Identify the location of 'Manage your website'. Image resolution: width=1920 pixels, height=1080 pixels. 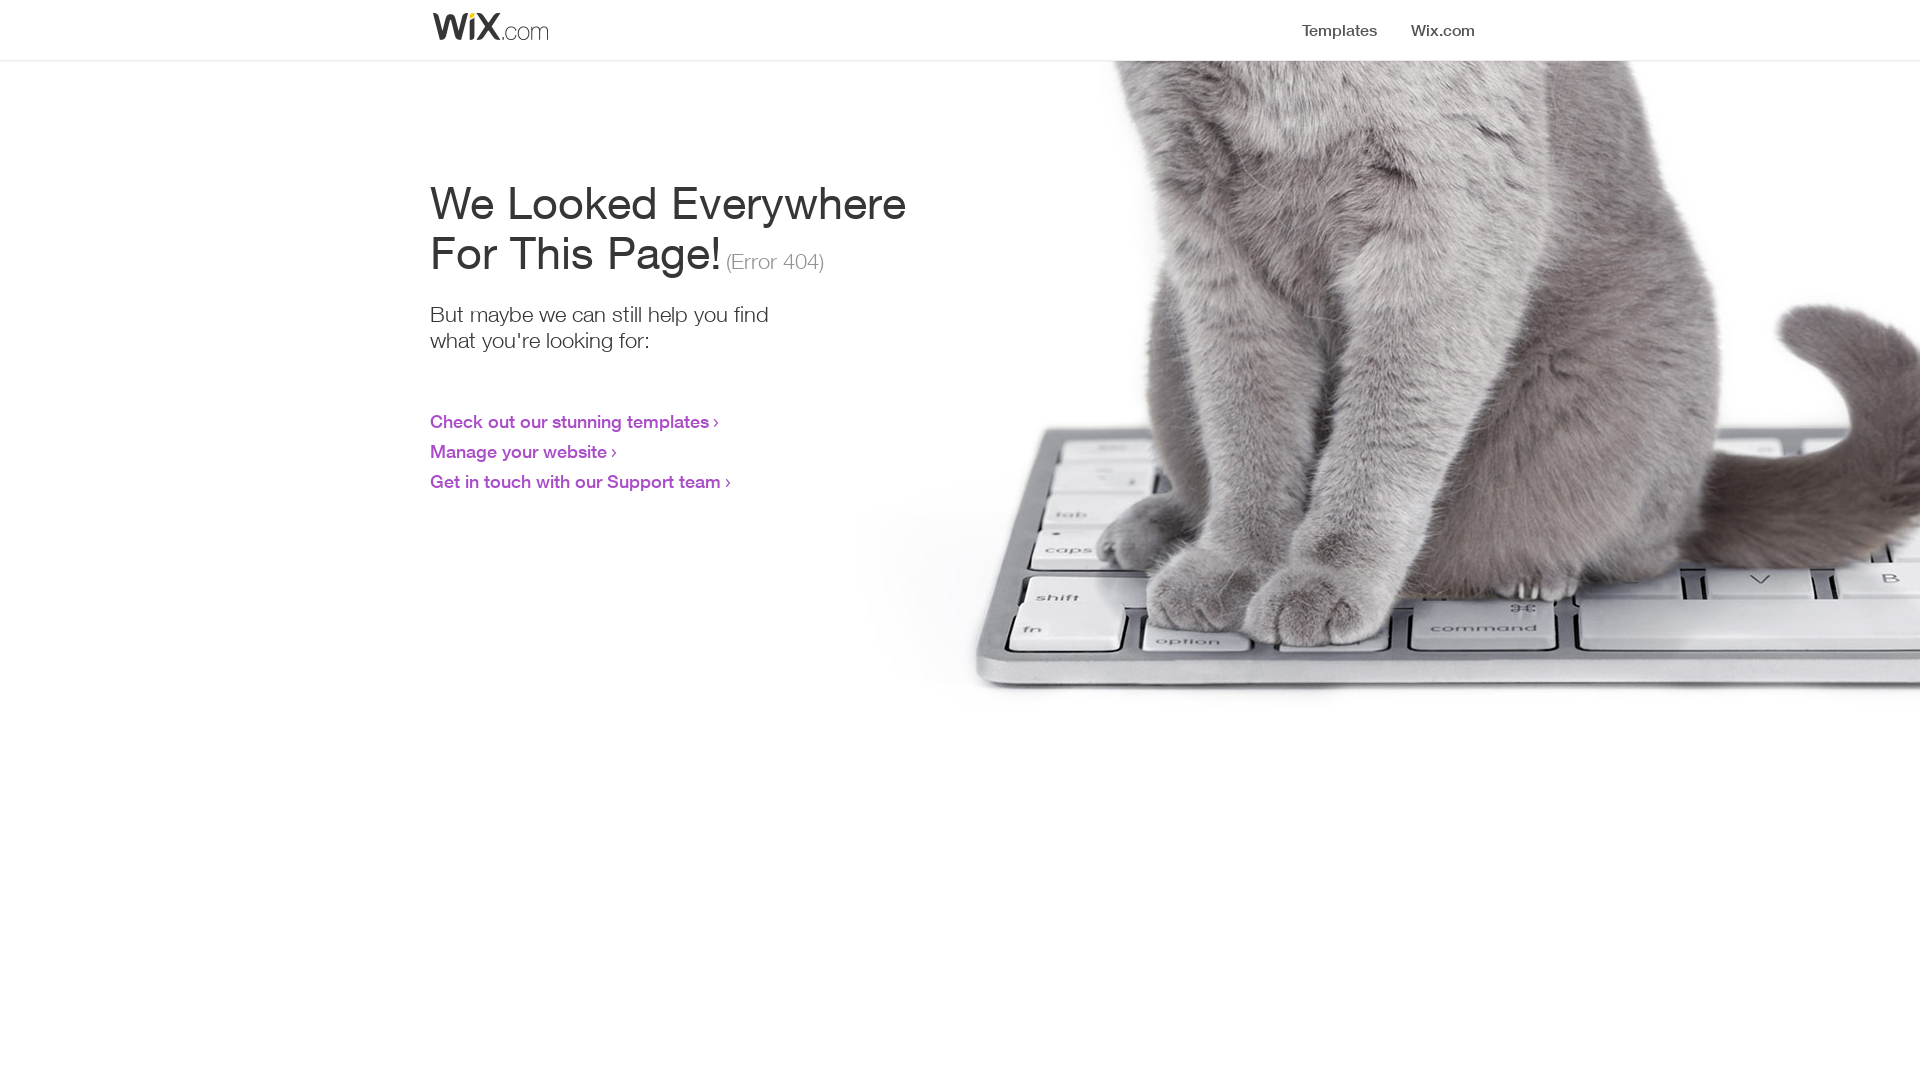
(518, 451).